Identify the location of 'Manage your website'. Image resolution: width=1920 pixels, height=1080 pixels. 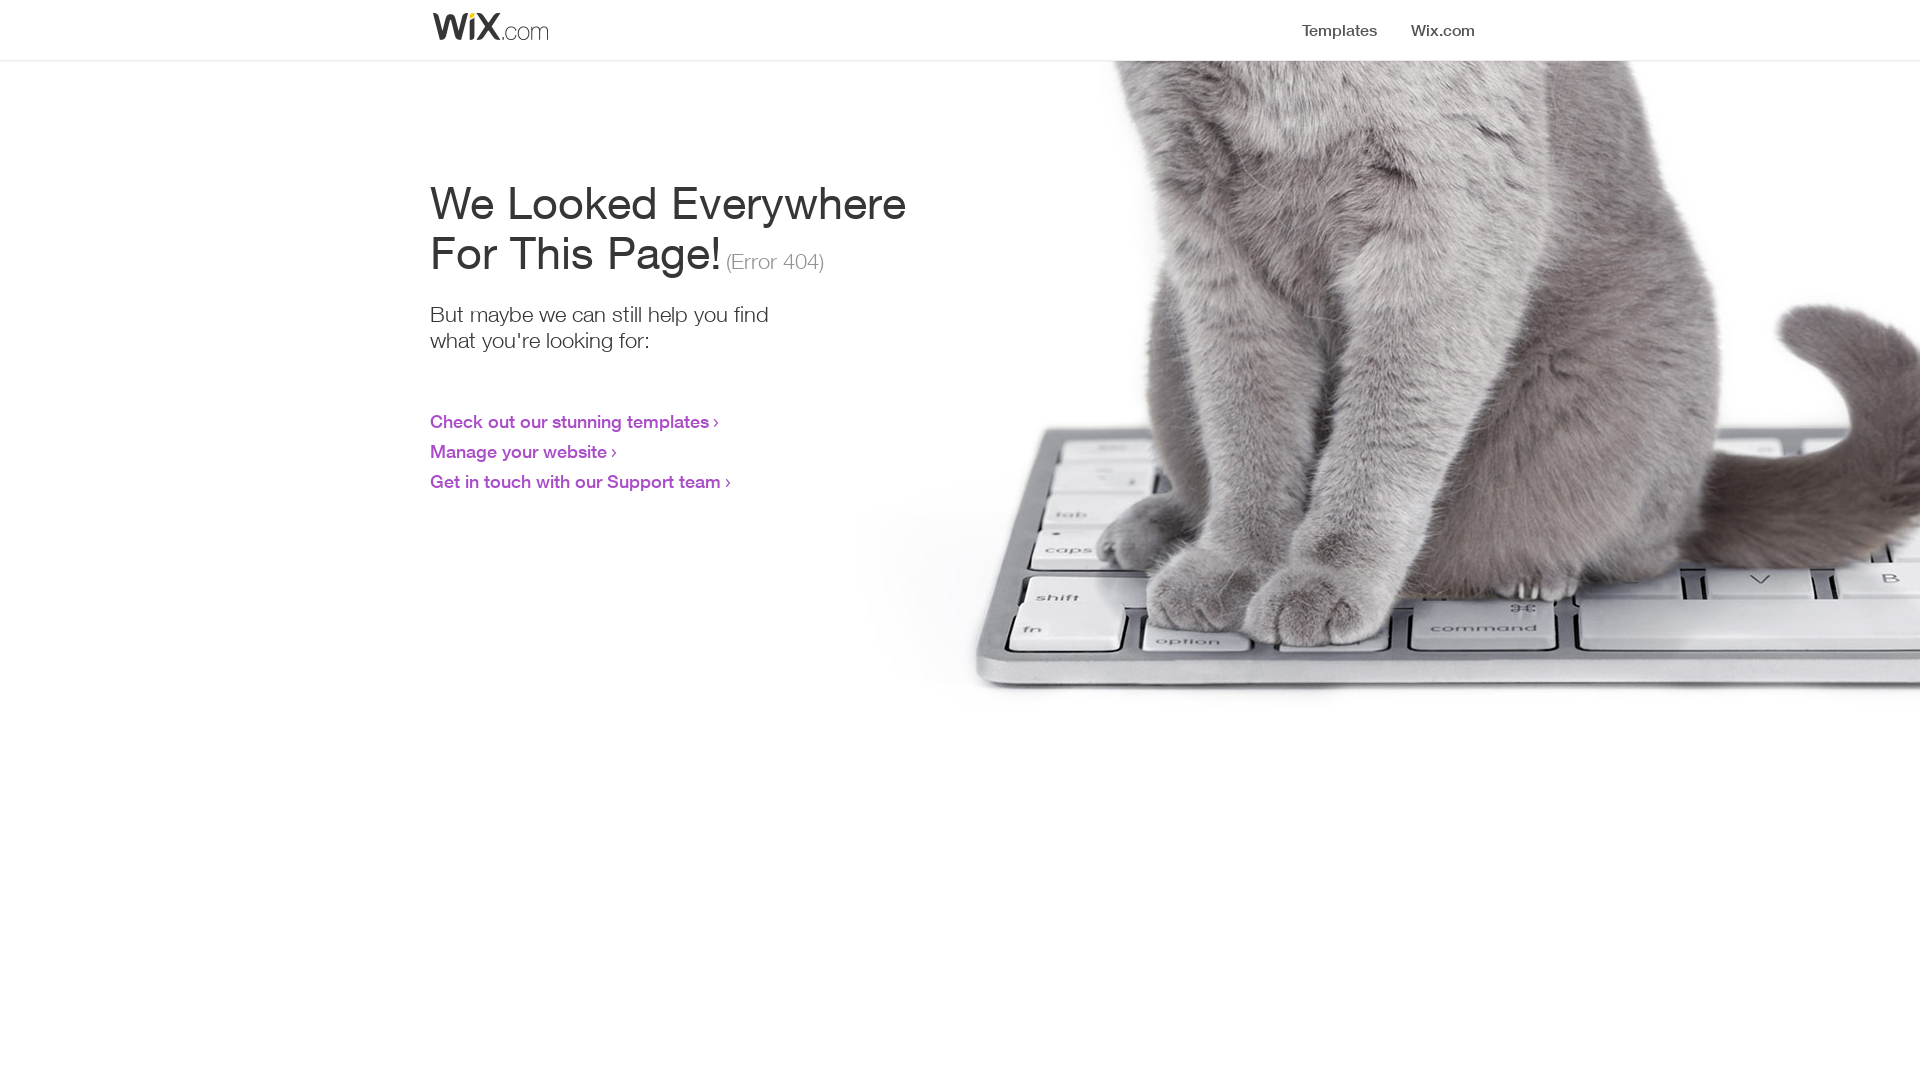
(518, 451).